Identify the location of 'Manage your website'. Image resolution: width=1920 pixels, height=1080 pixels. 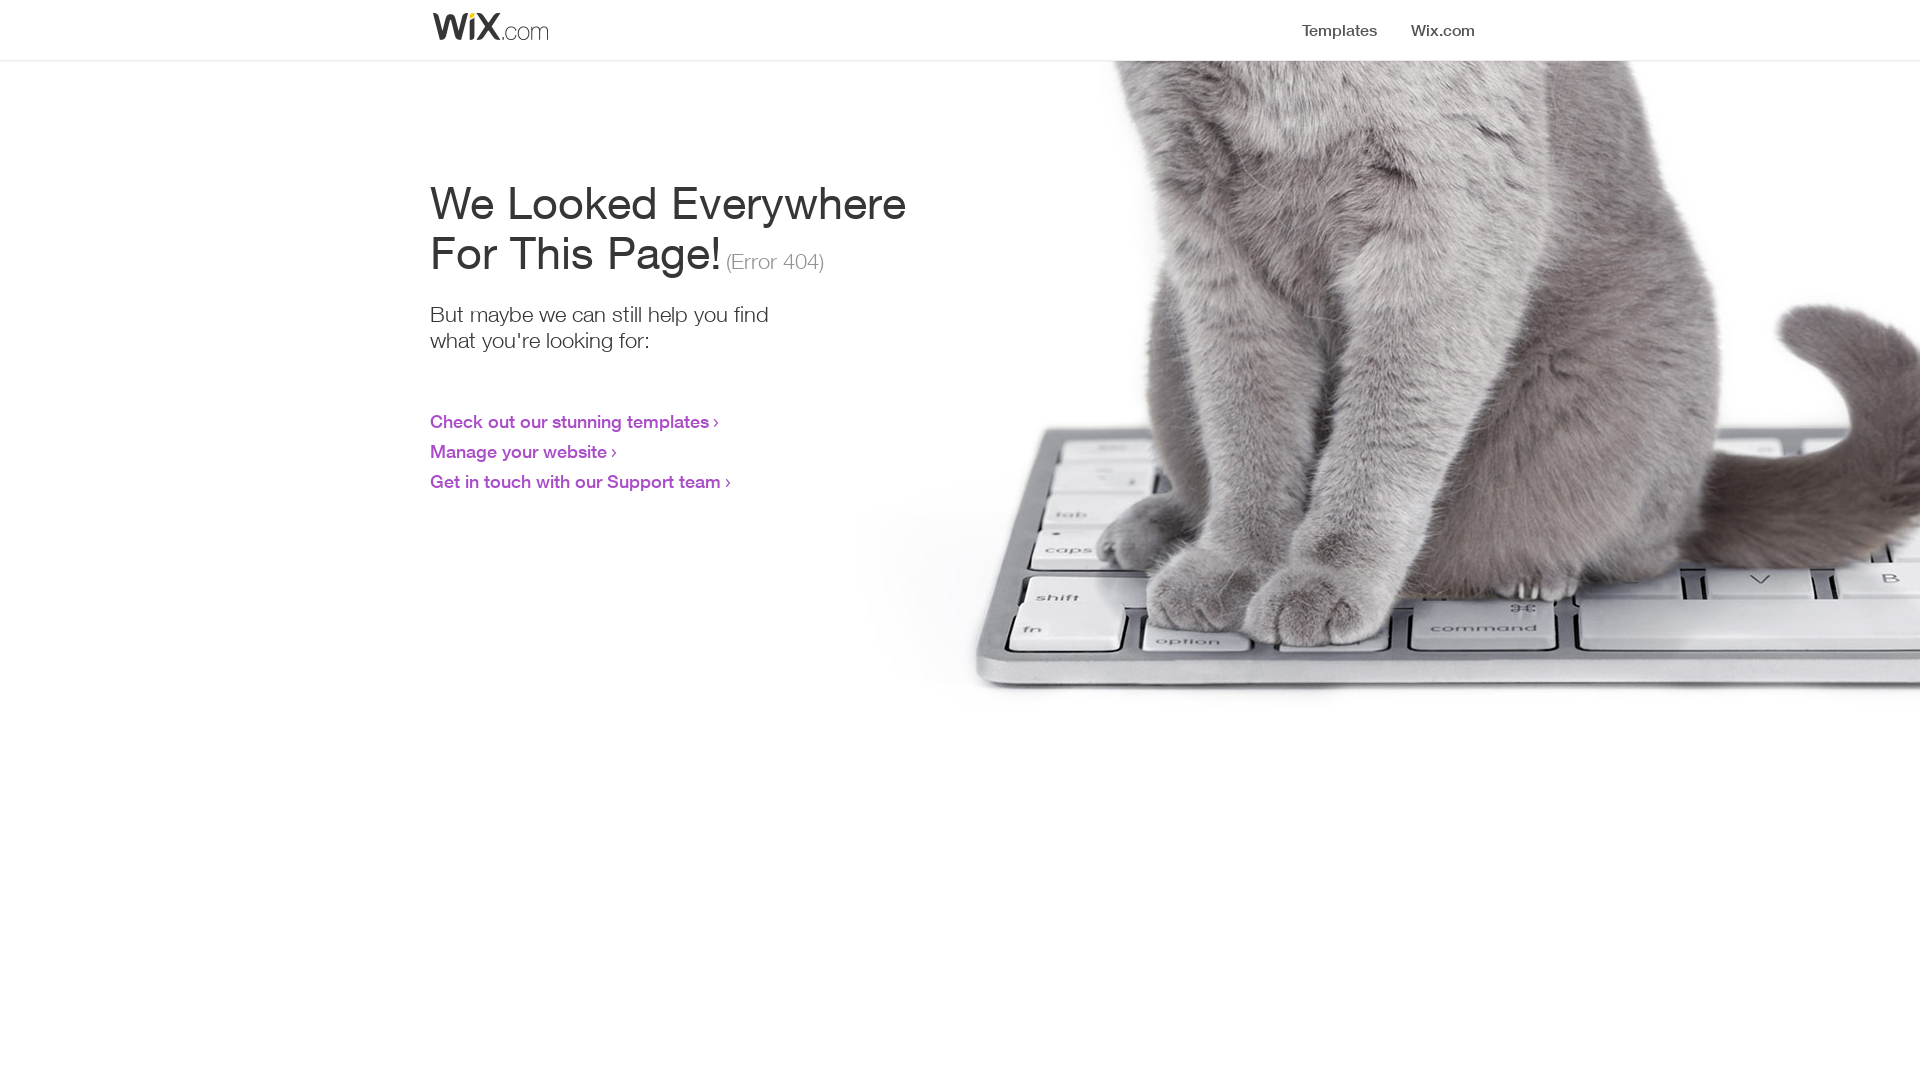
(518, 451).